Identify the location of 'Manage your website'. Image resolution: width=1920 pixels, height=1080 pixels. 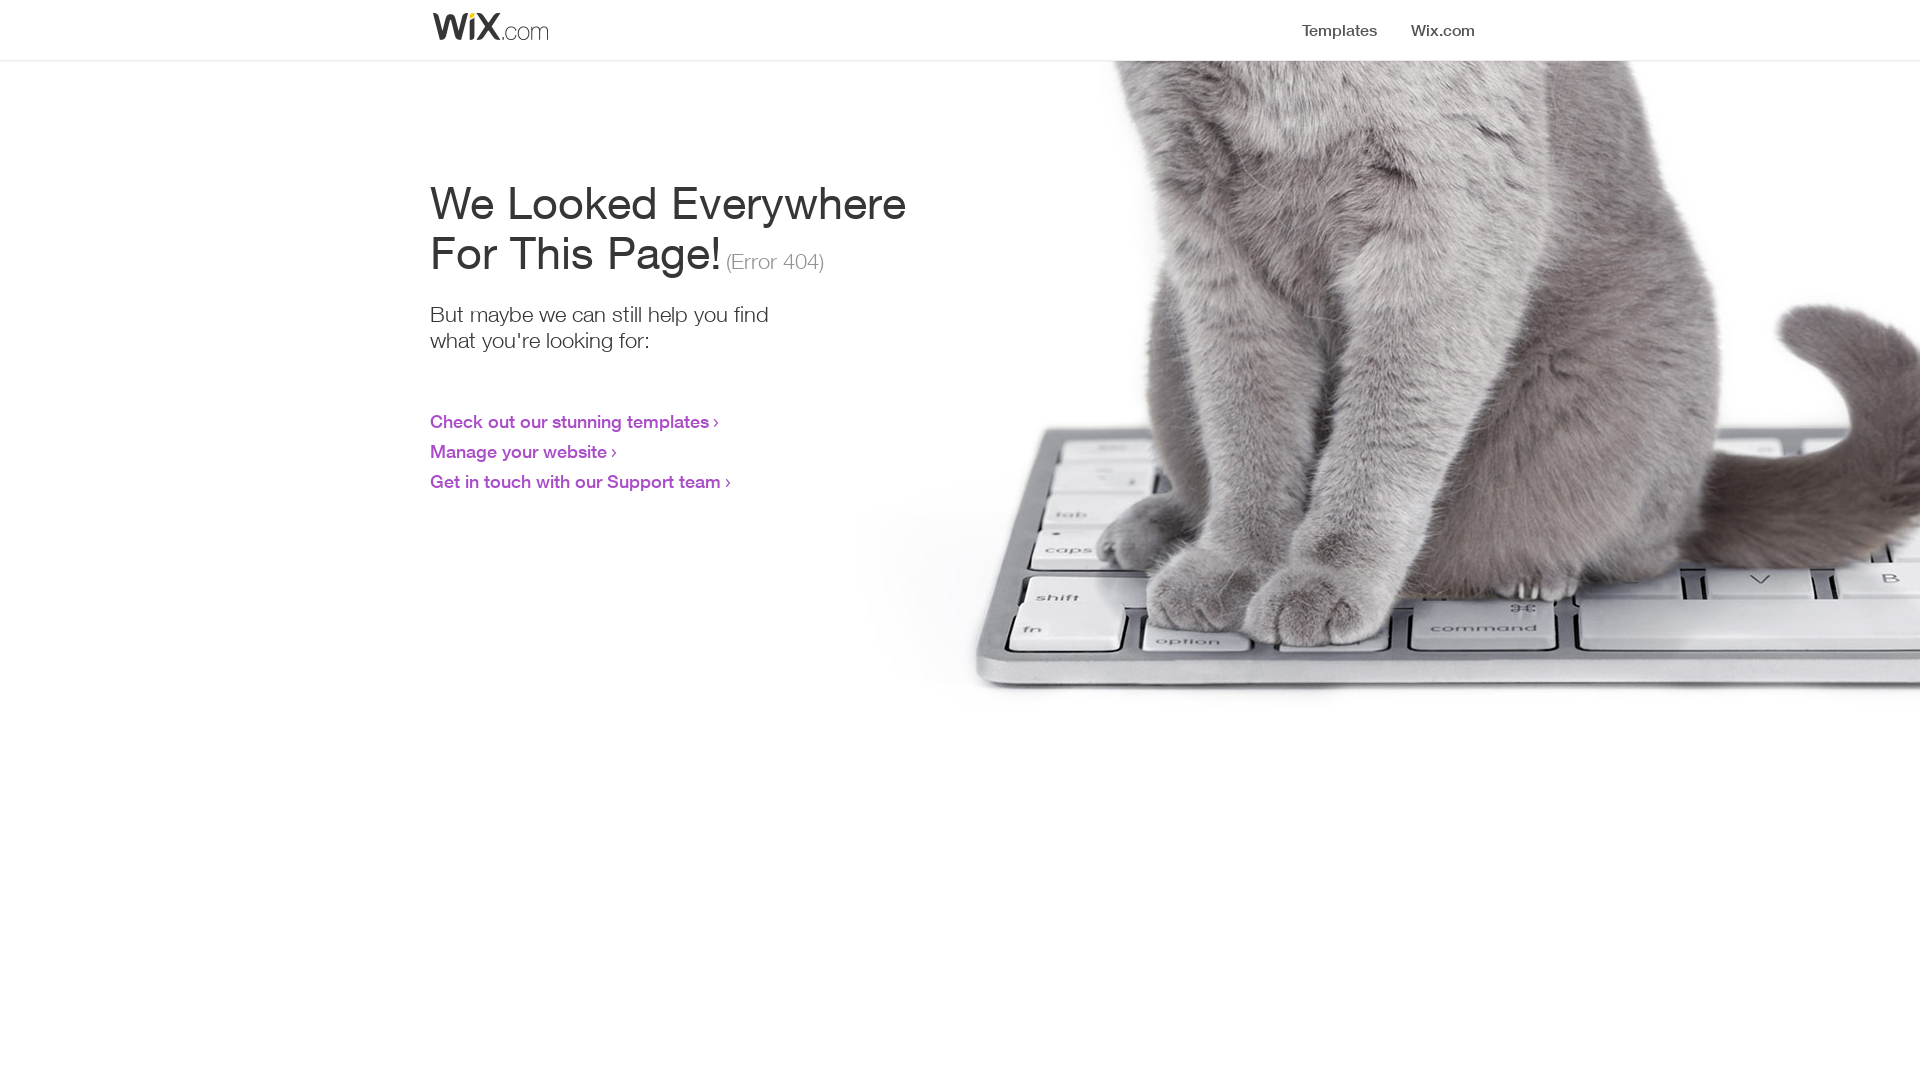
(518, 451).